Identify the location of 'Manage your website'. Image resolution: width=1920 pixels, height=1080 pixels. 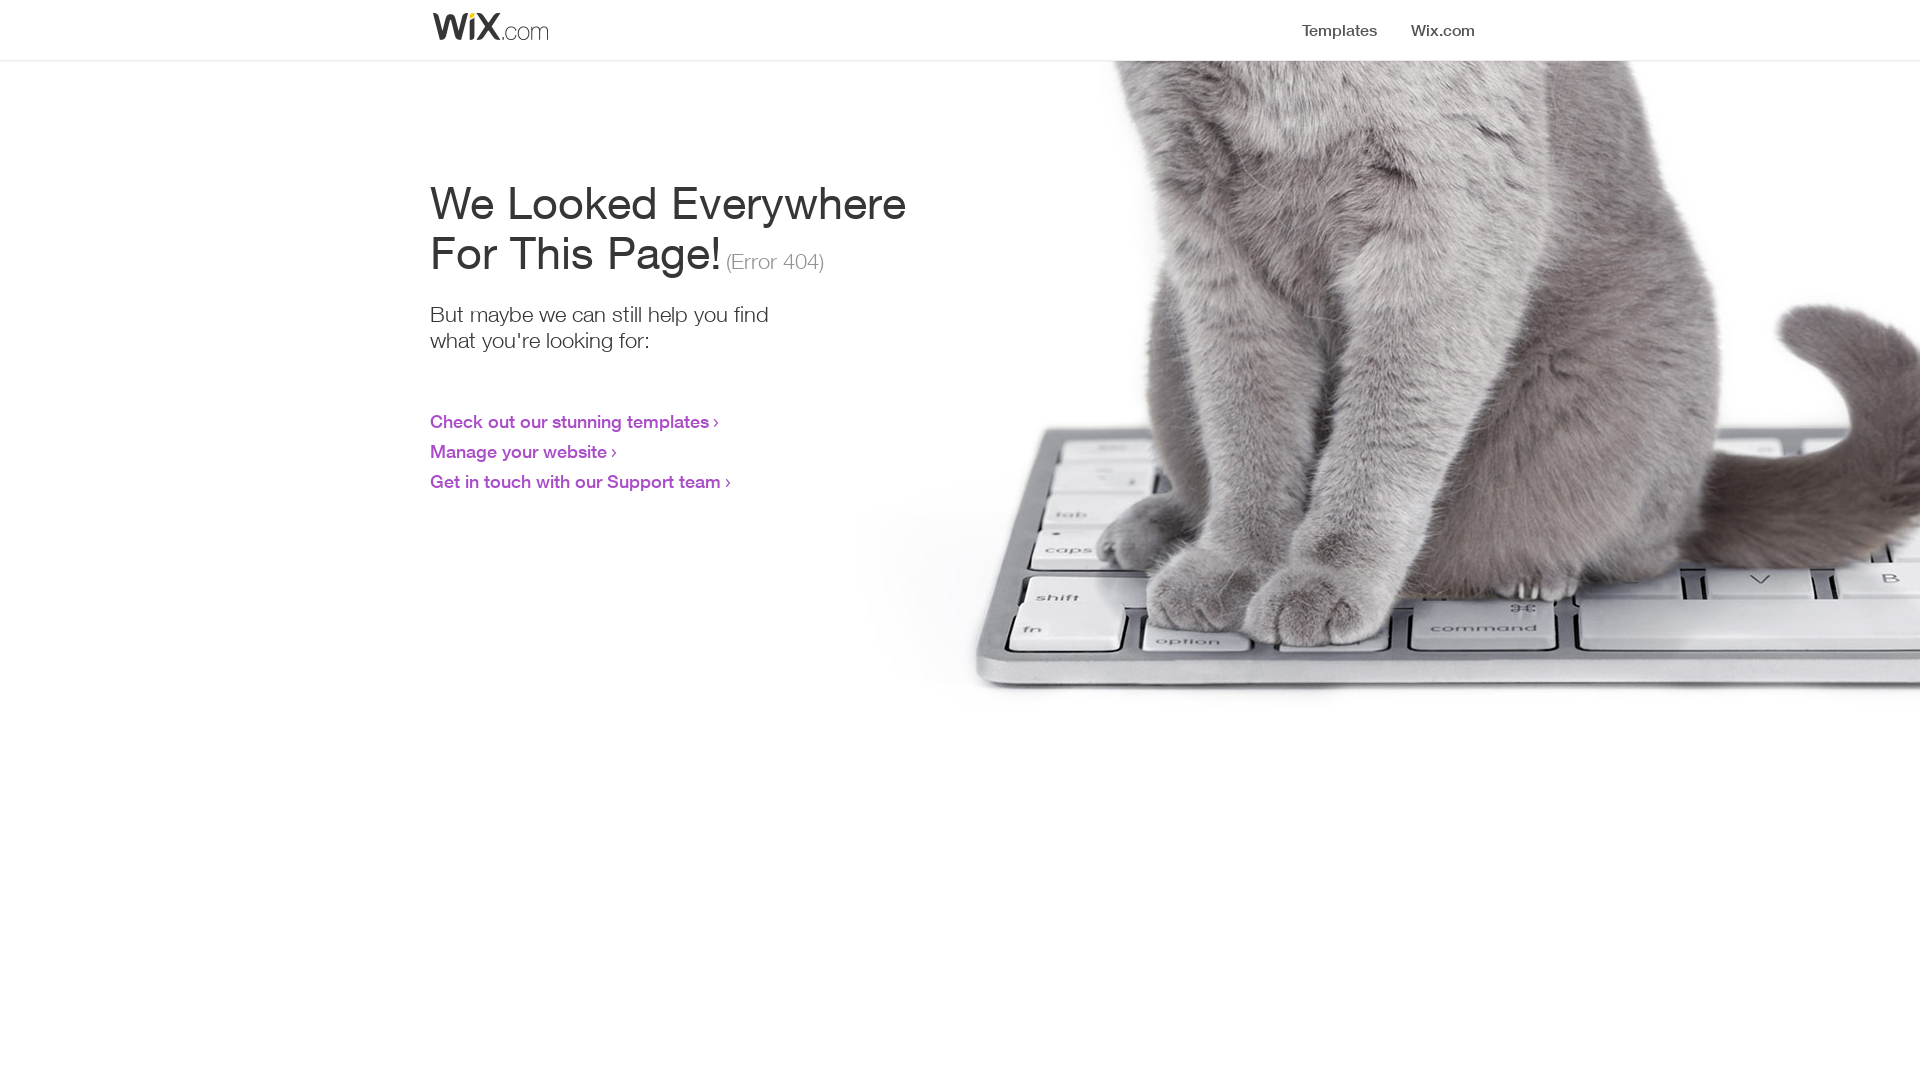
(518, 451).